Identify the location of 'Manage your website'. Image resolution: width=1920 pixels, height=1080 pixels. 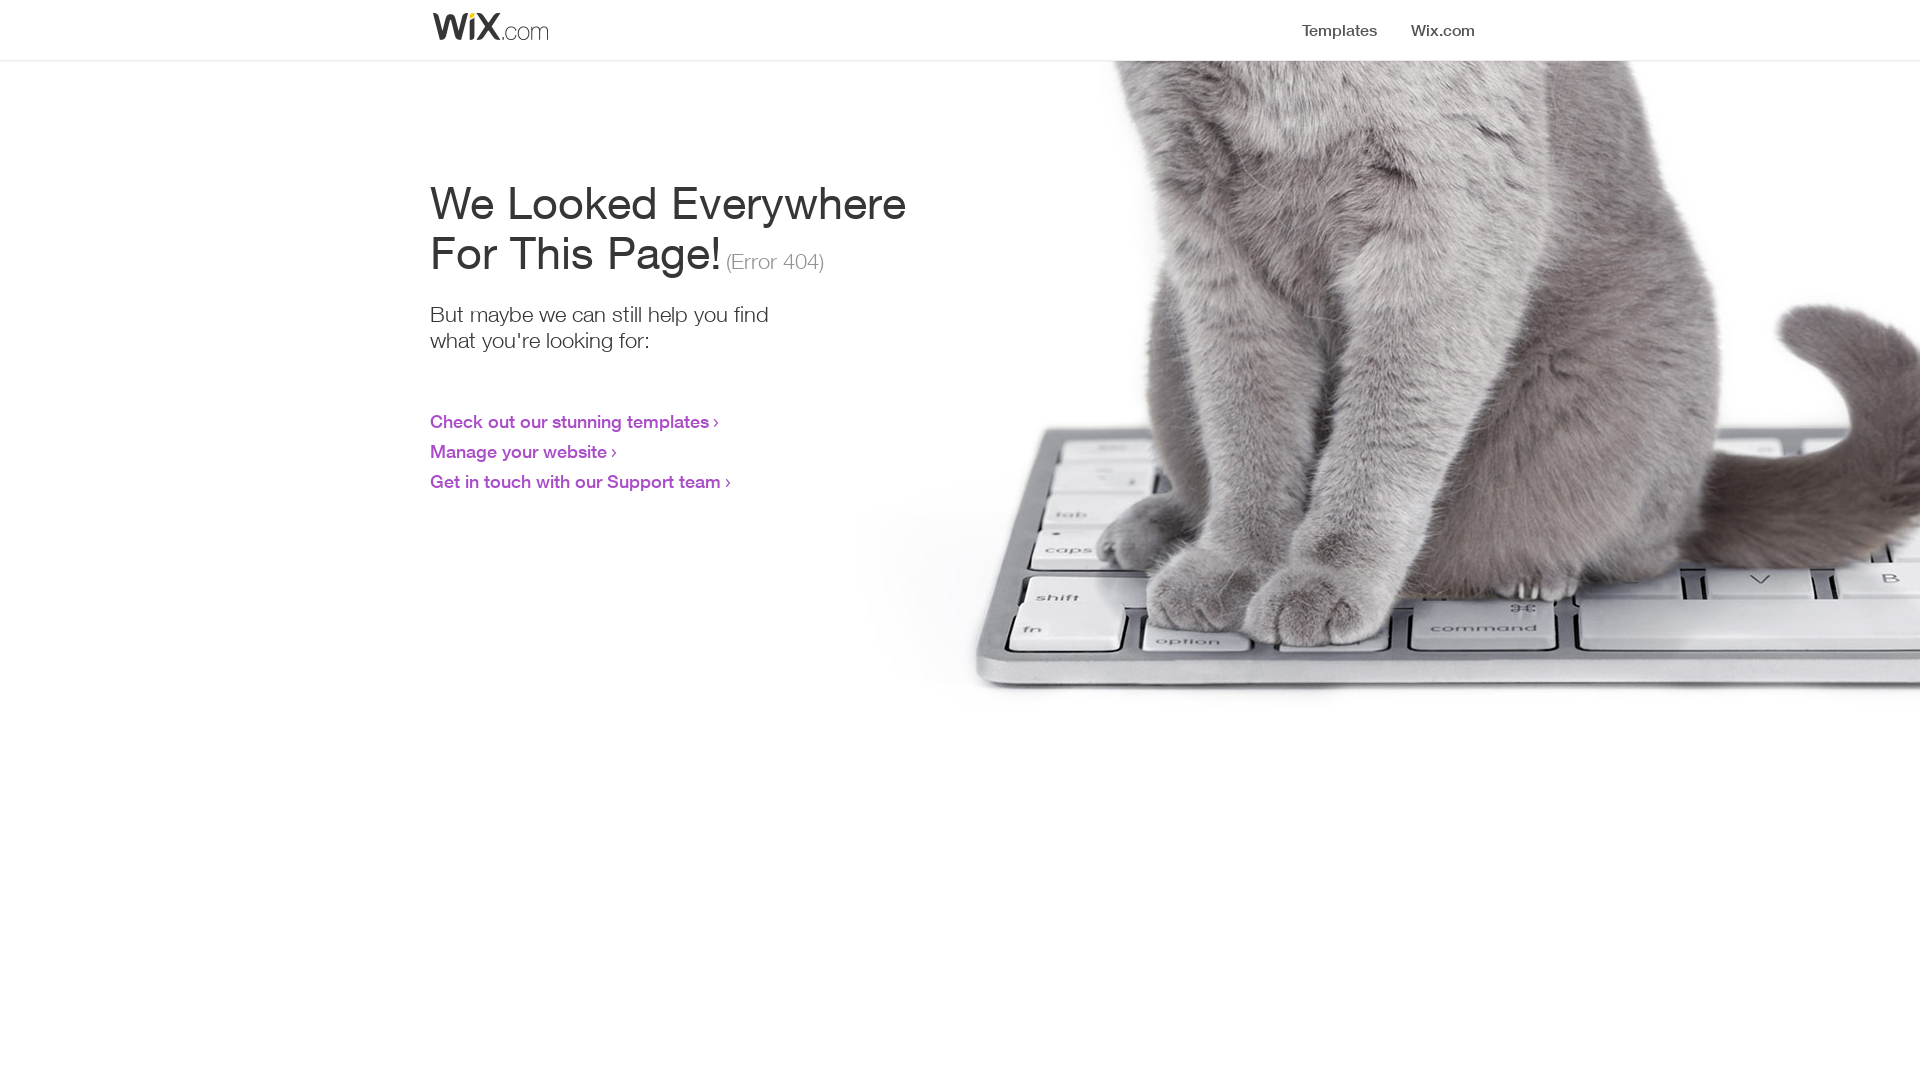
(518, 451).